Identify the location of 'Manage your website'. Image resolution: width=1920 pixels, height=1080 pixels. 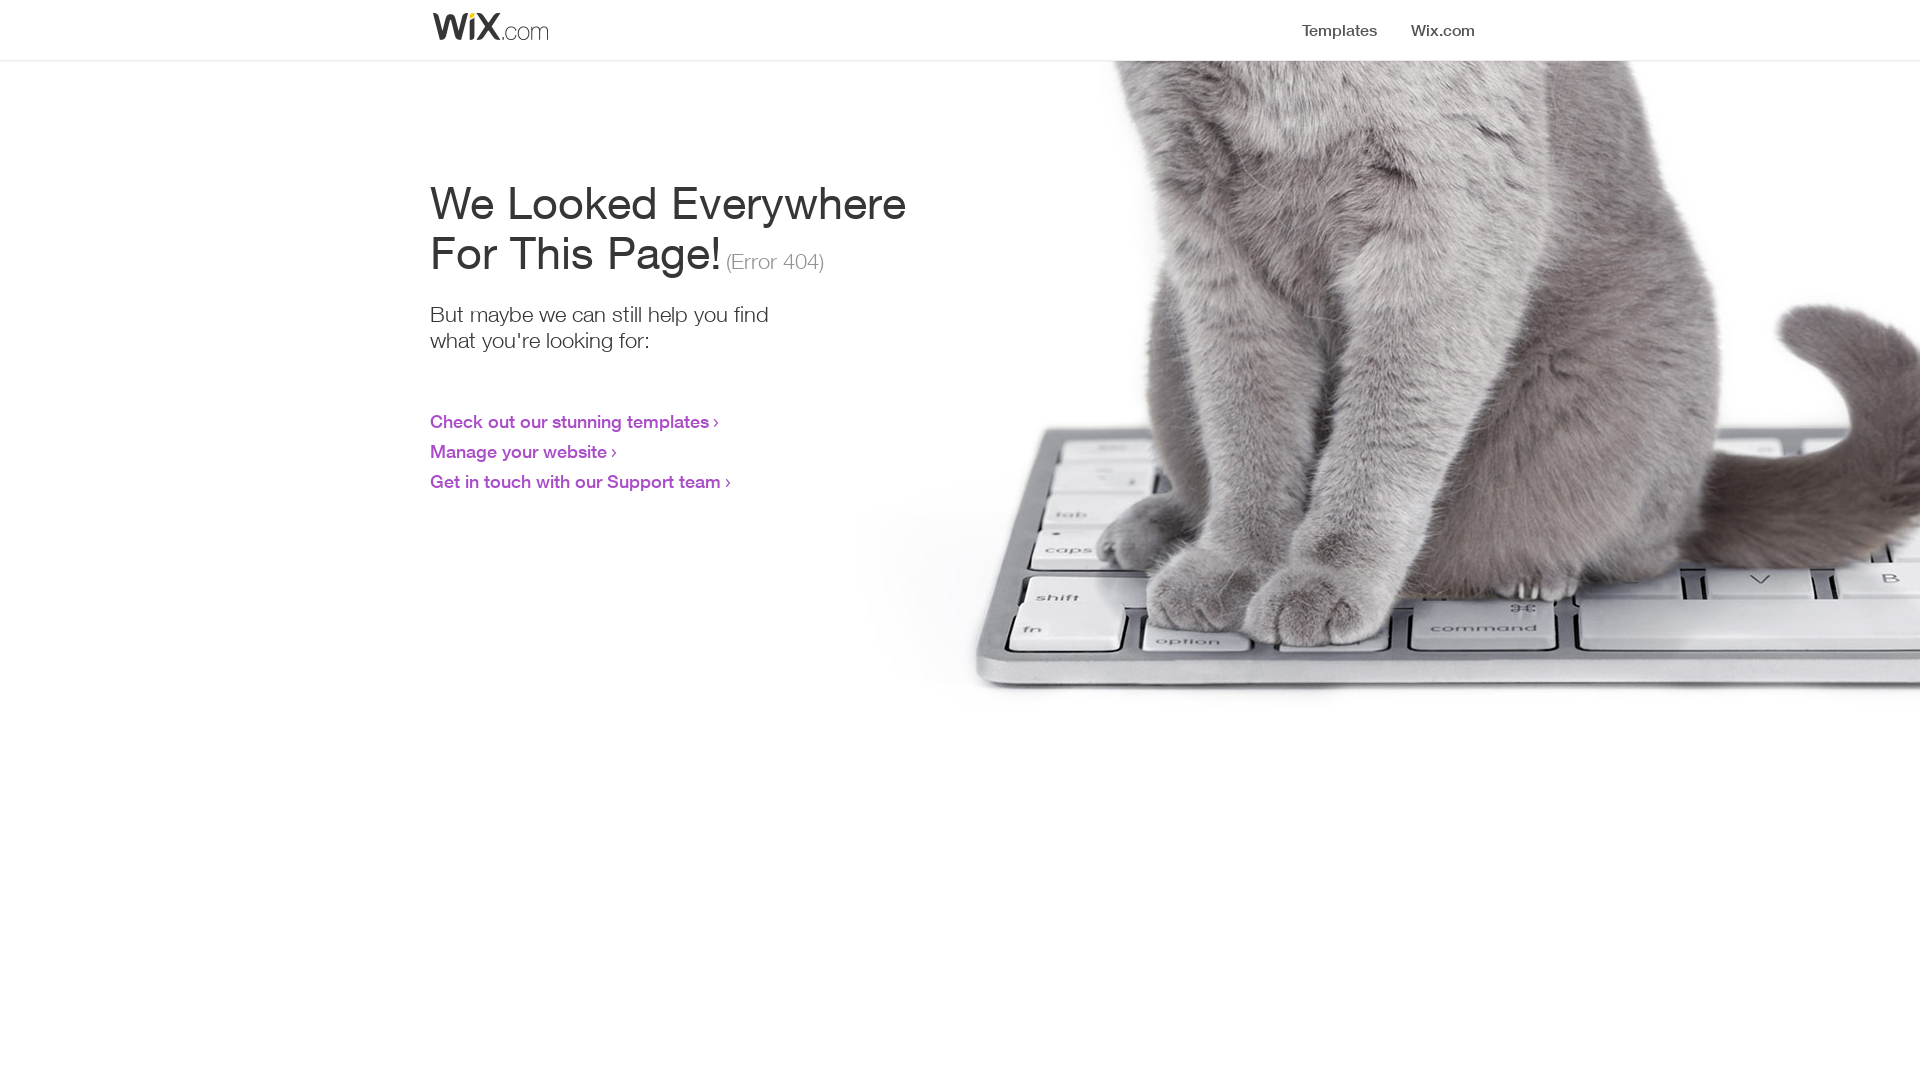
(518, 451).